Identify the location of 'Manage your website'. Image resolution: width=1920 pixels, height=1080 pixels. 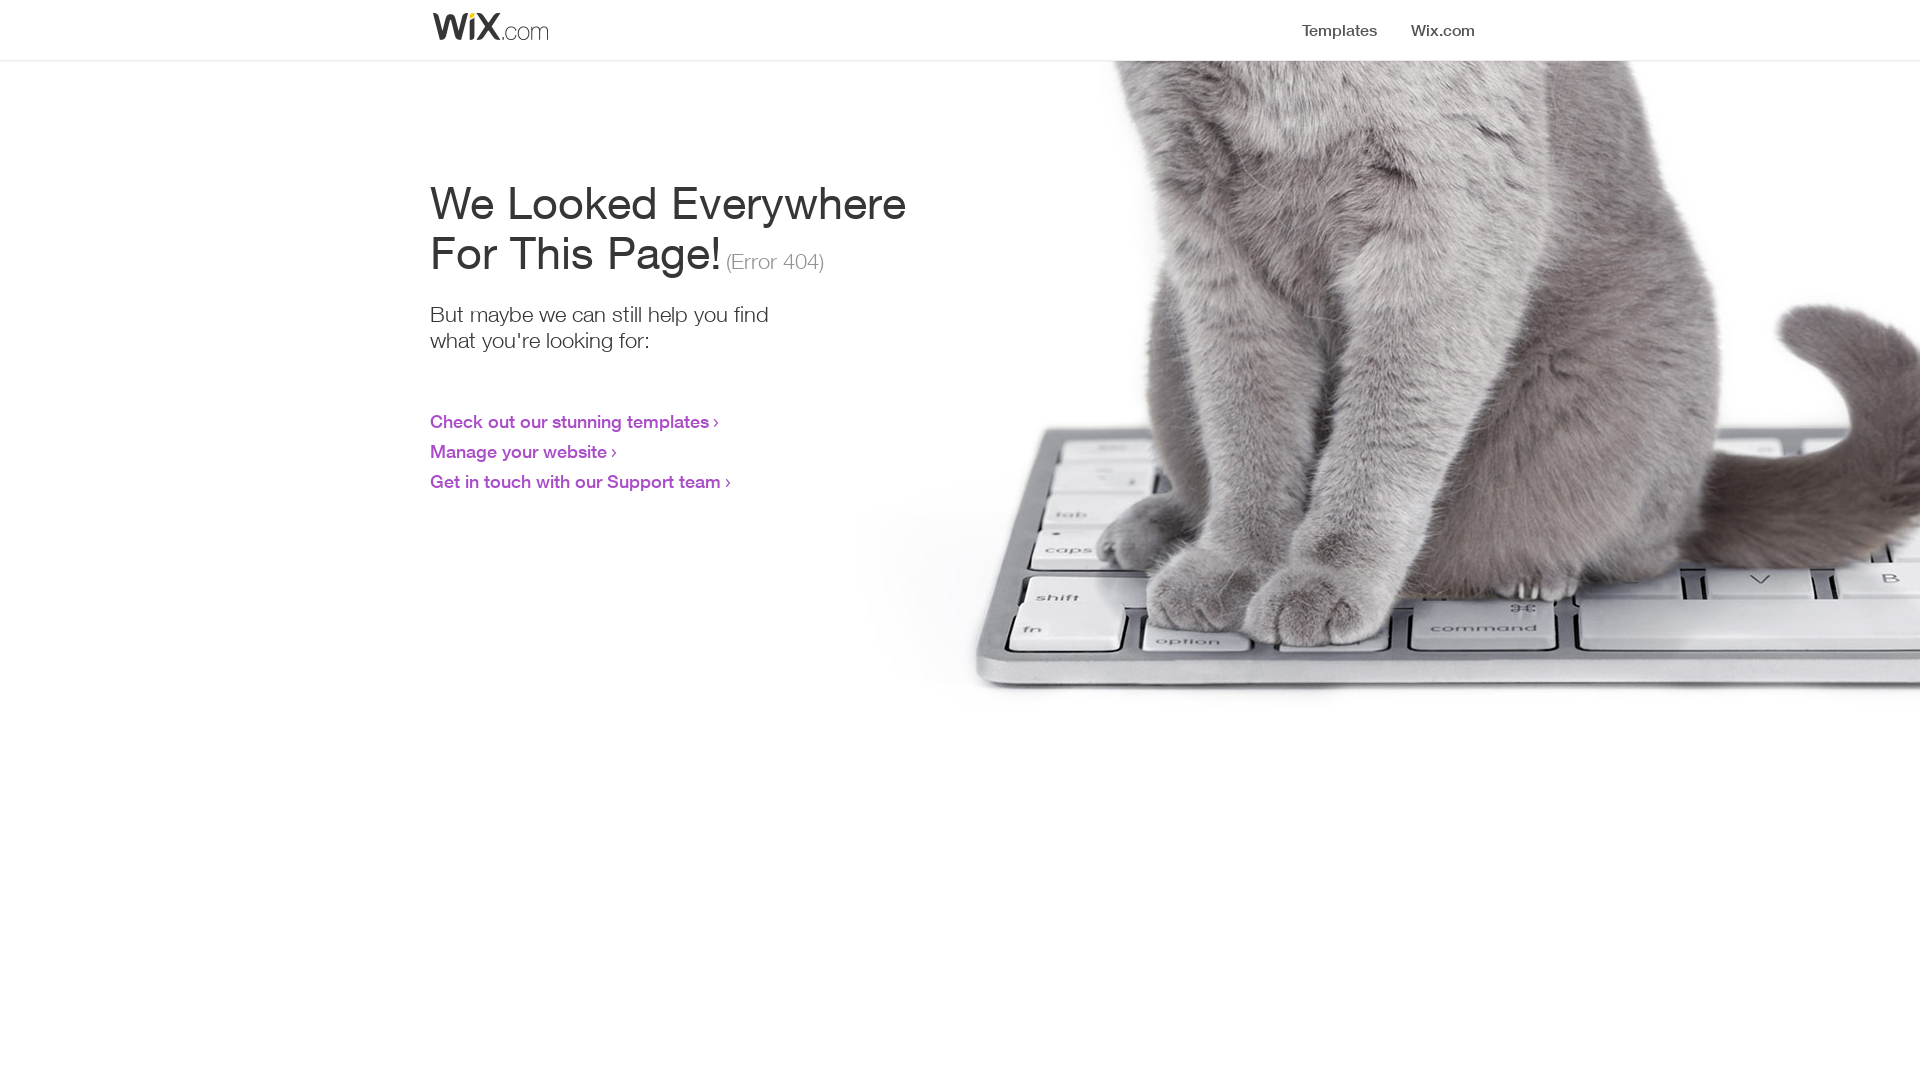
(518, 451).